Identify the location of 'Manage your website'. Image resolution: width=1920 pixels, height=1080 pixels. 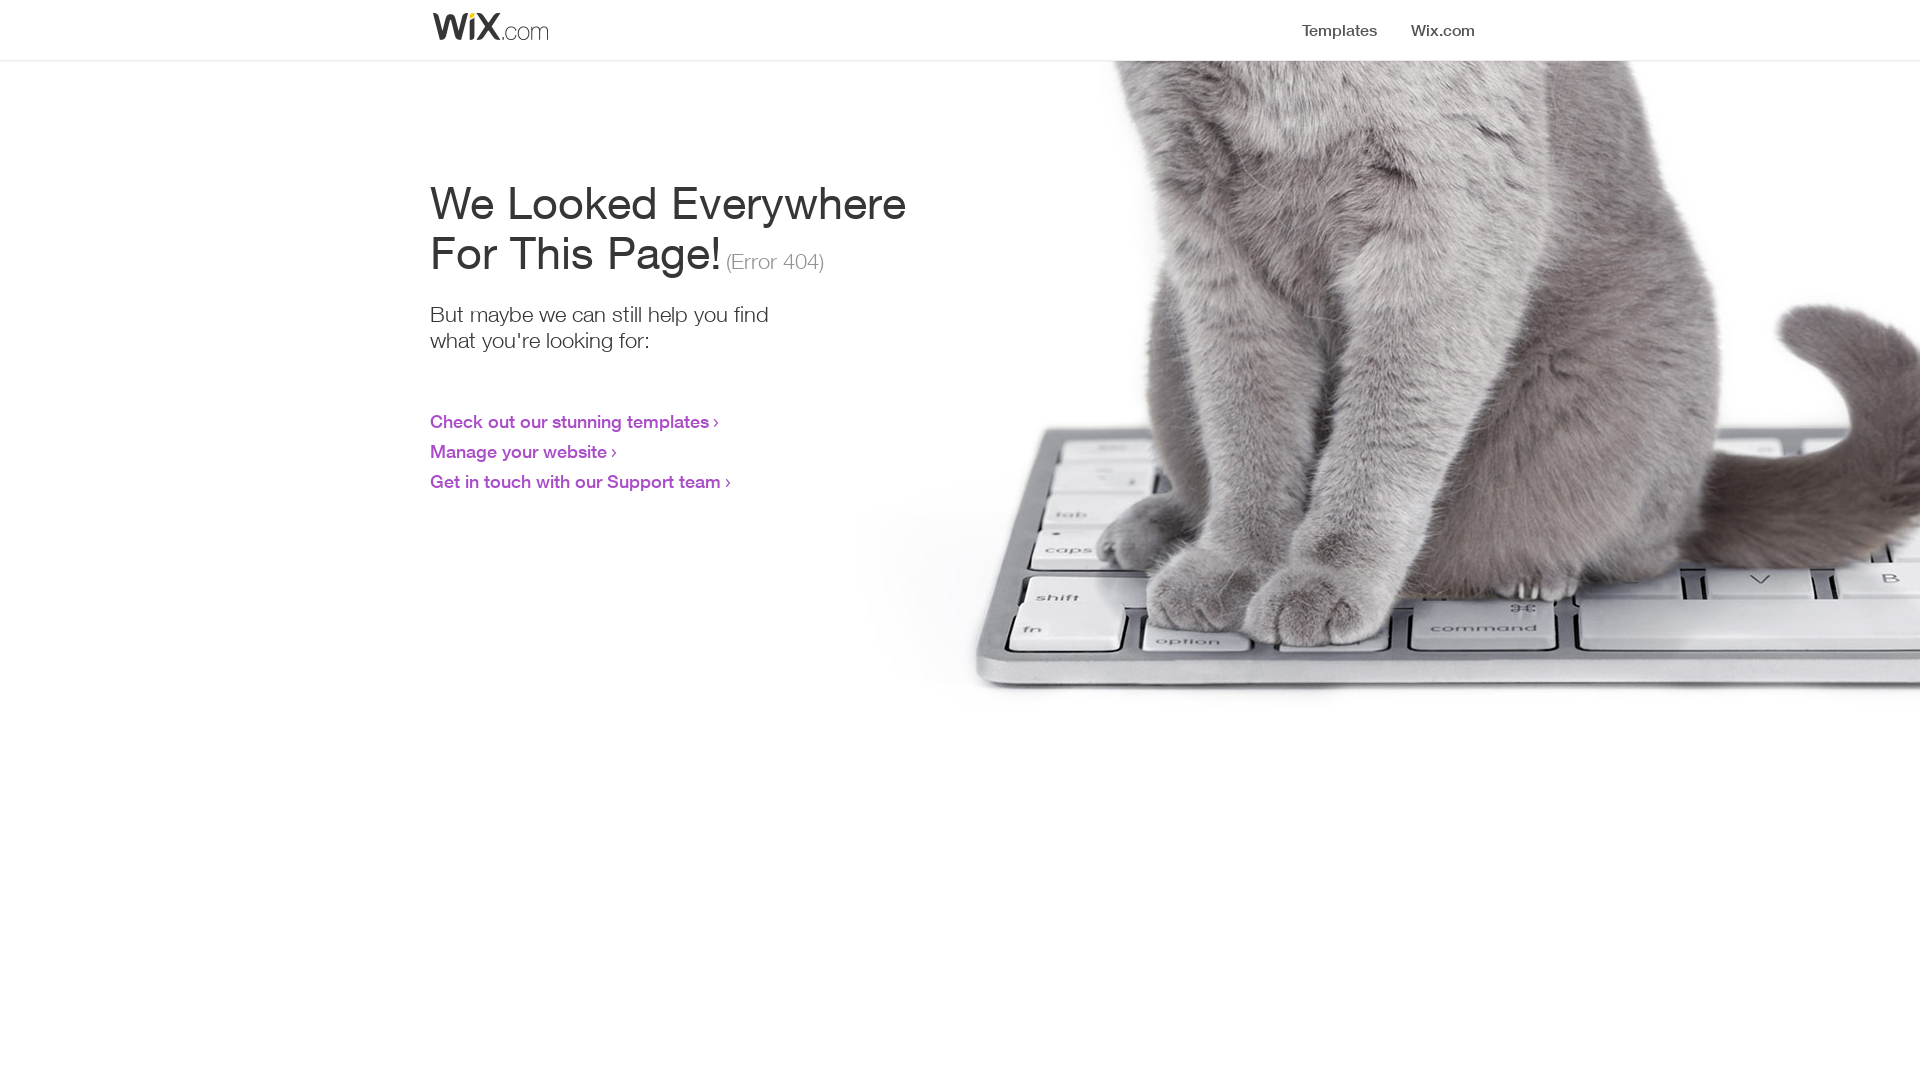
(518, 451).